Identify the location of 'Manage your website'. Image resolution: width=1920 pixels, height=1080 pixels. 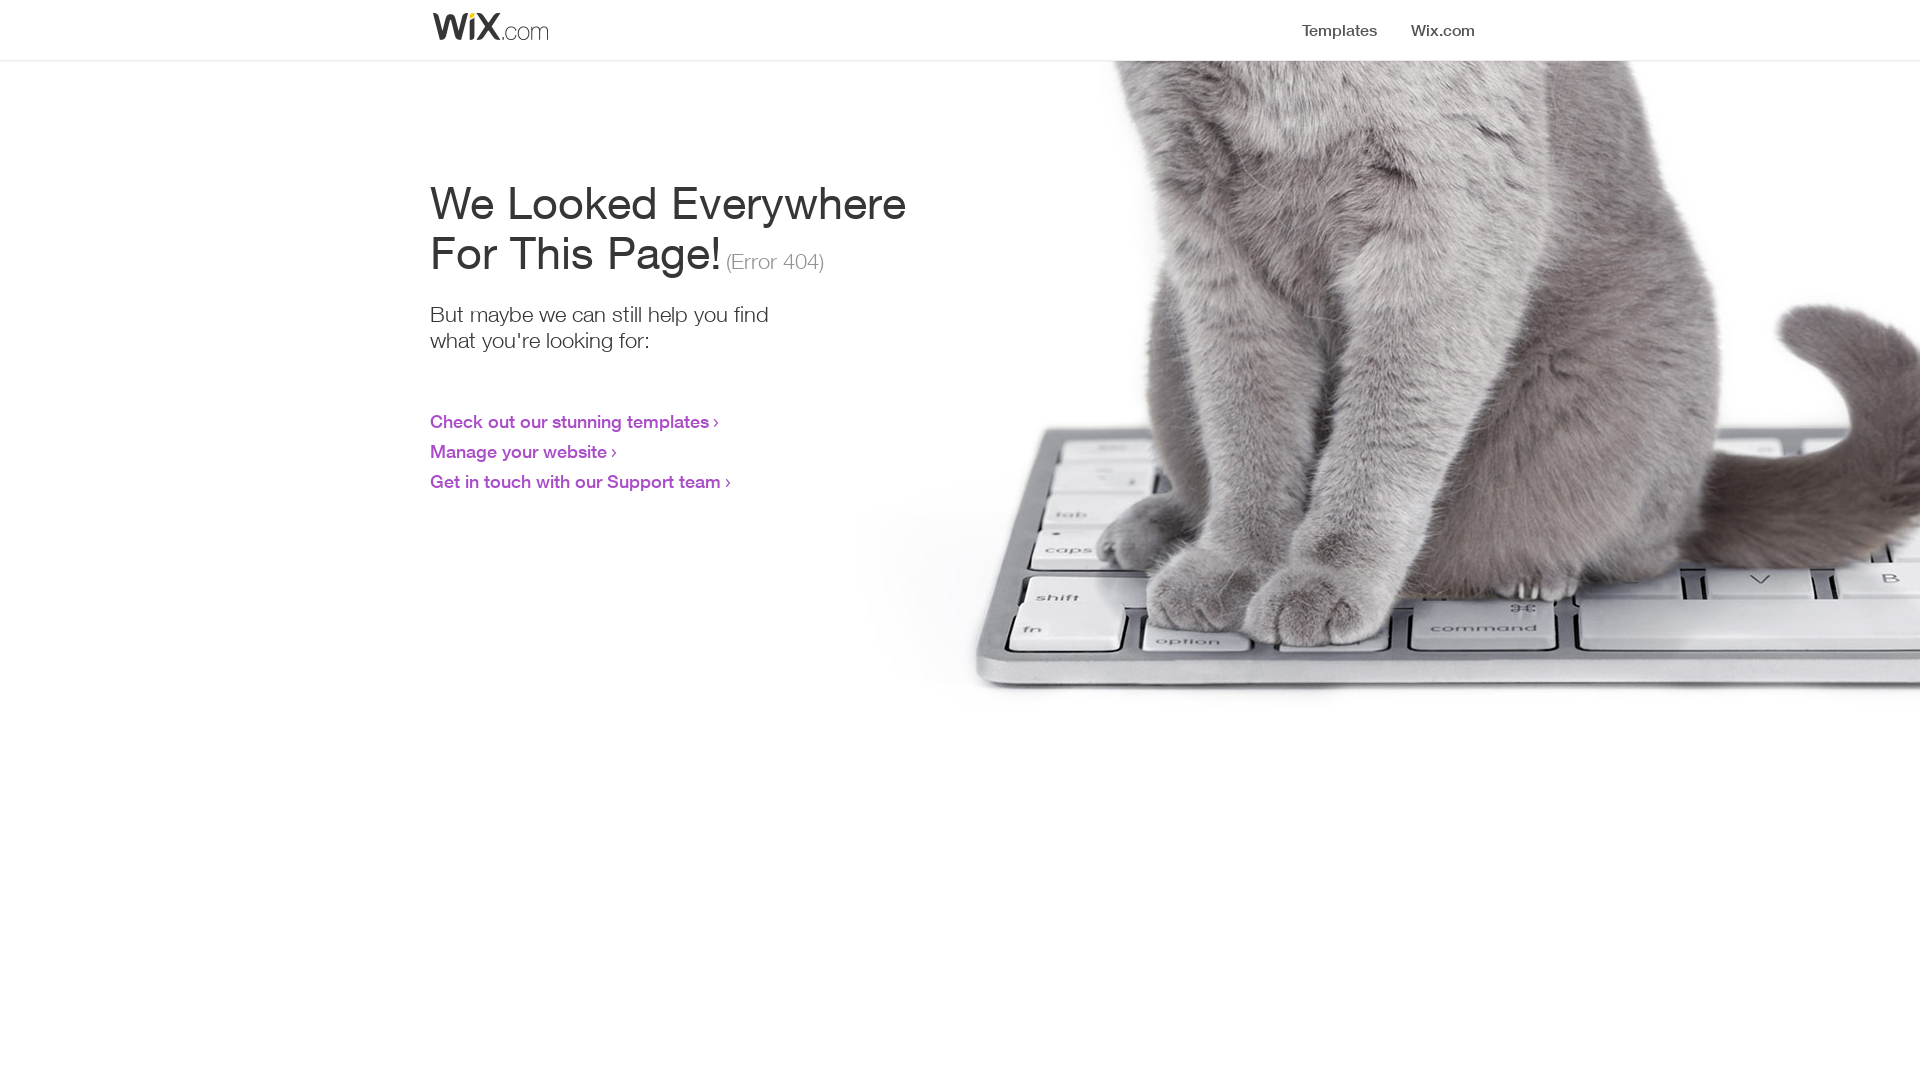
(518, 451).